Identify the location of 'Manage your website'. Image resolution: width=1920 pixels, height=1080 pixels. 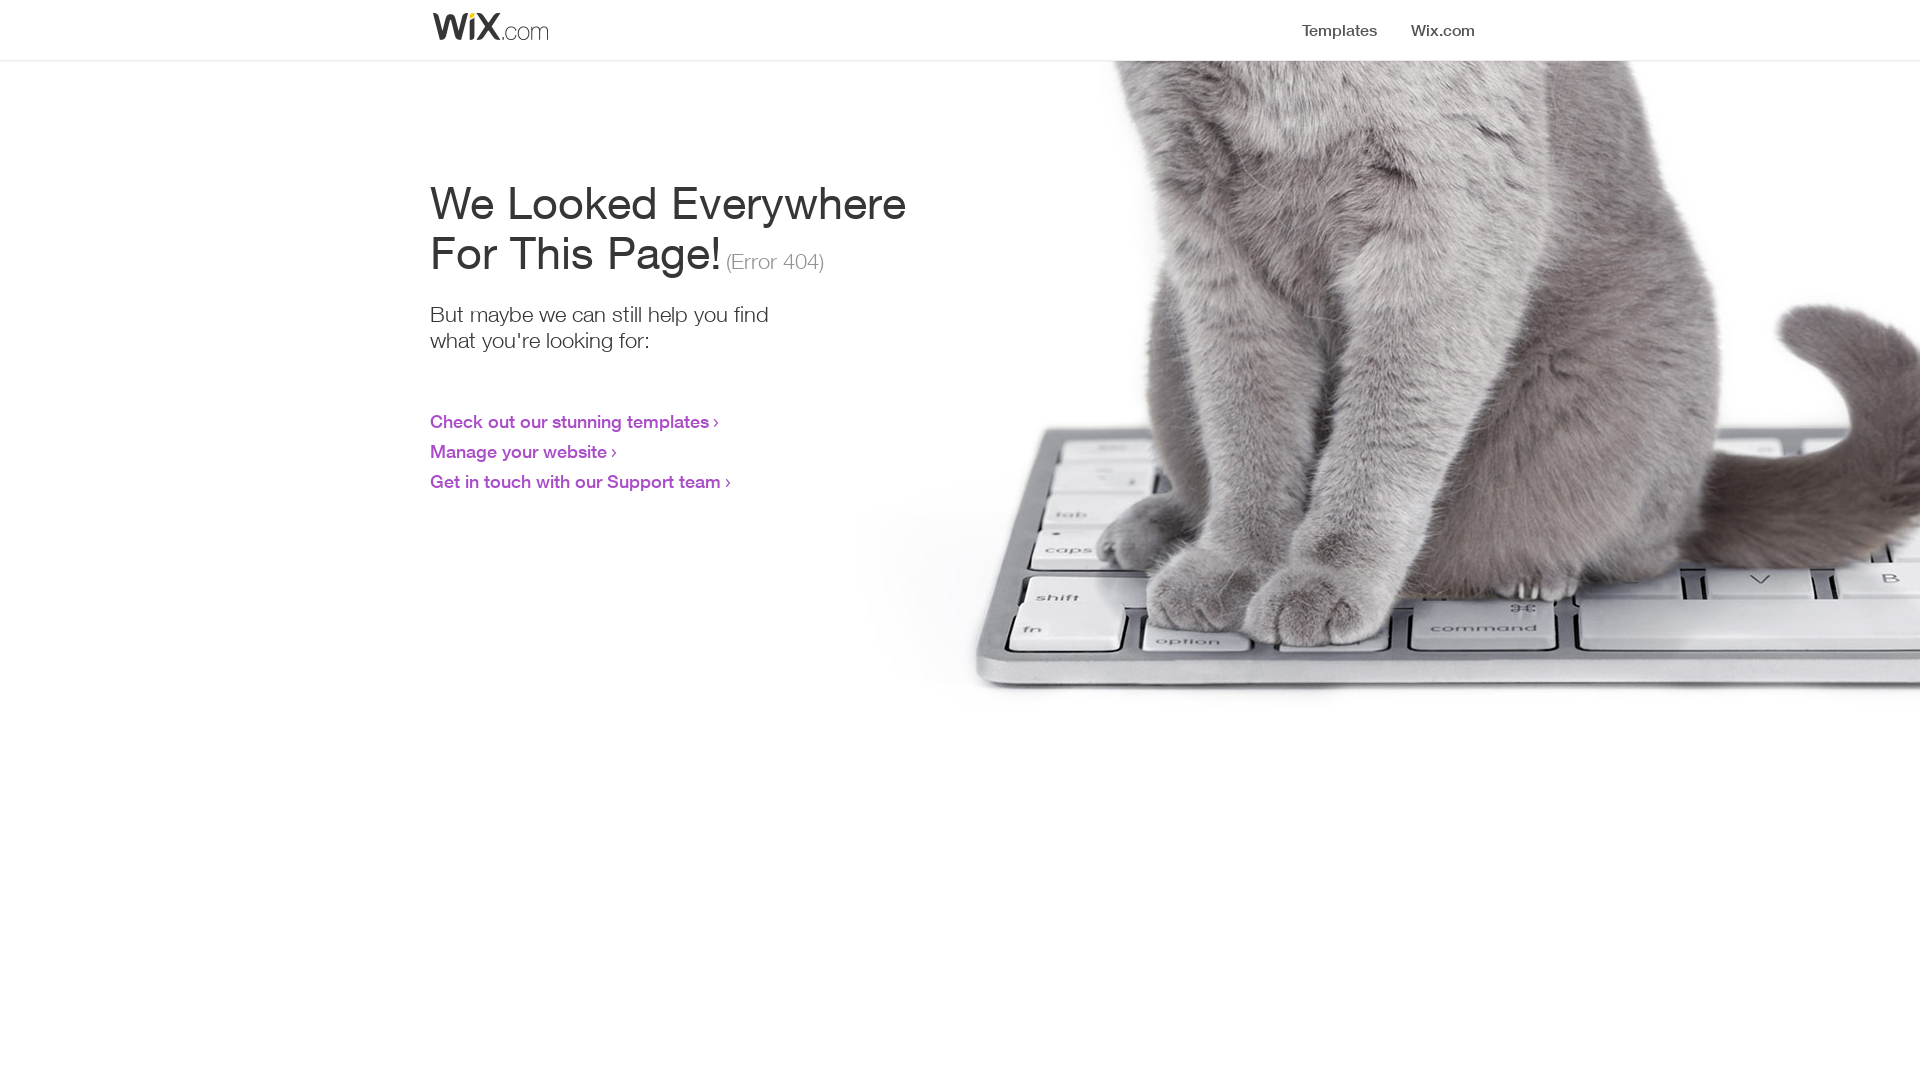
(518, 451).